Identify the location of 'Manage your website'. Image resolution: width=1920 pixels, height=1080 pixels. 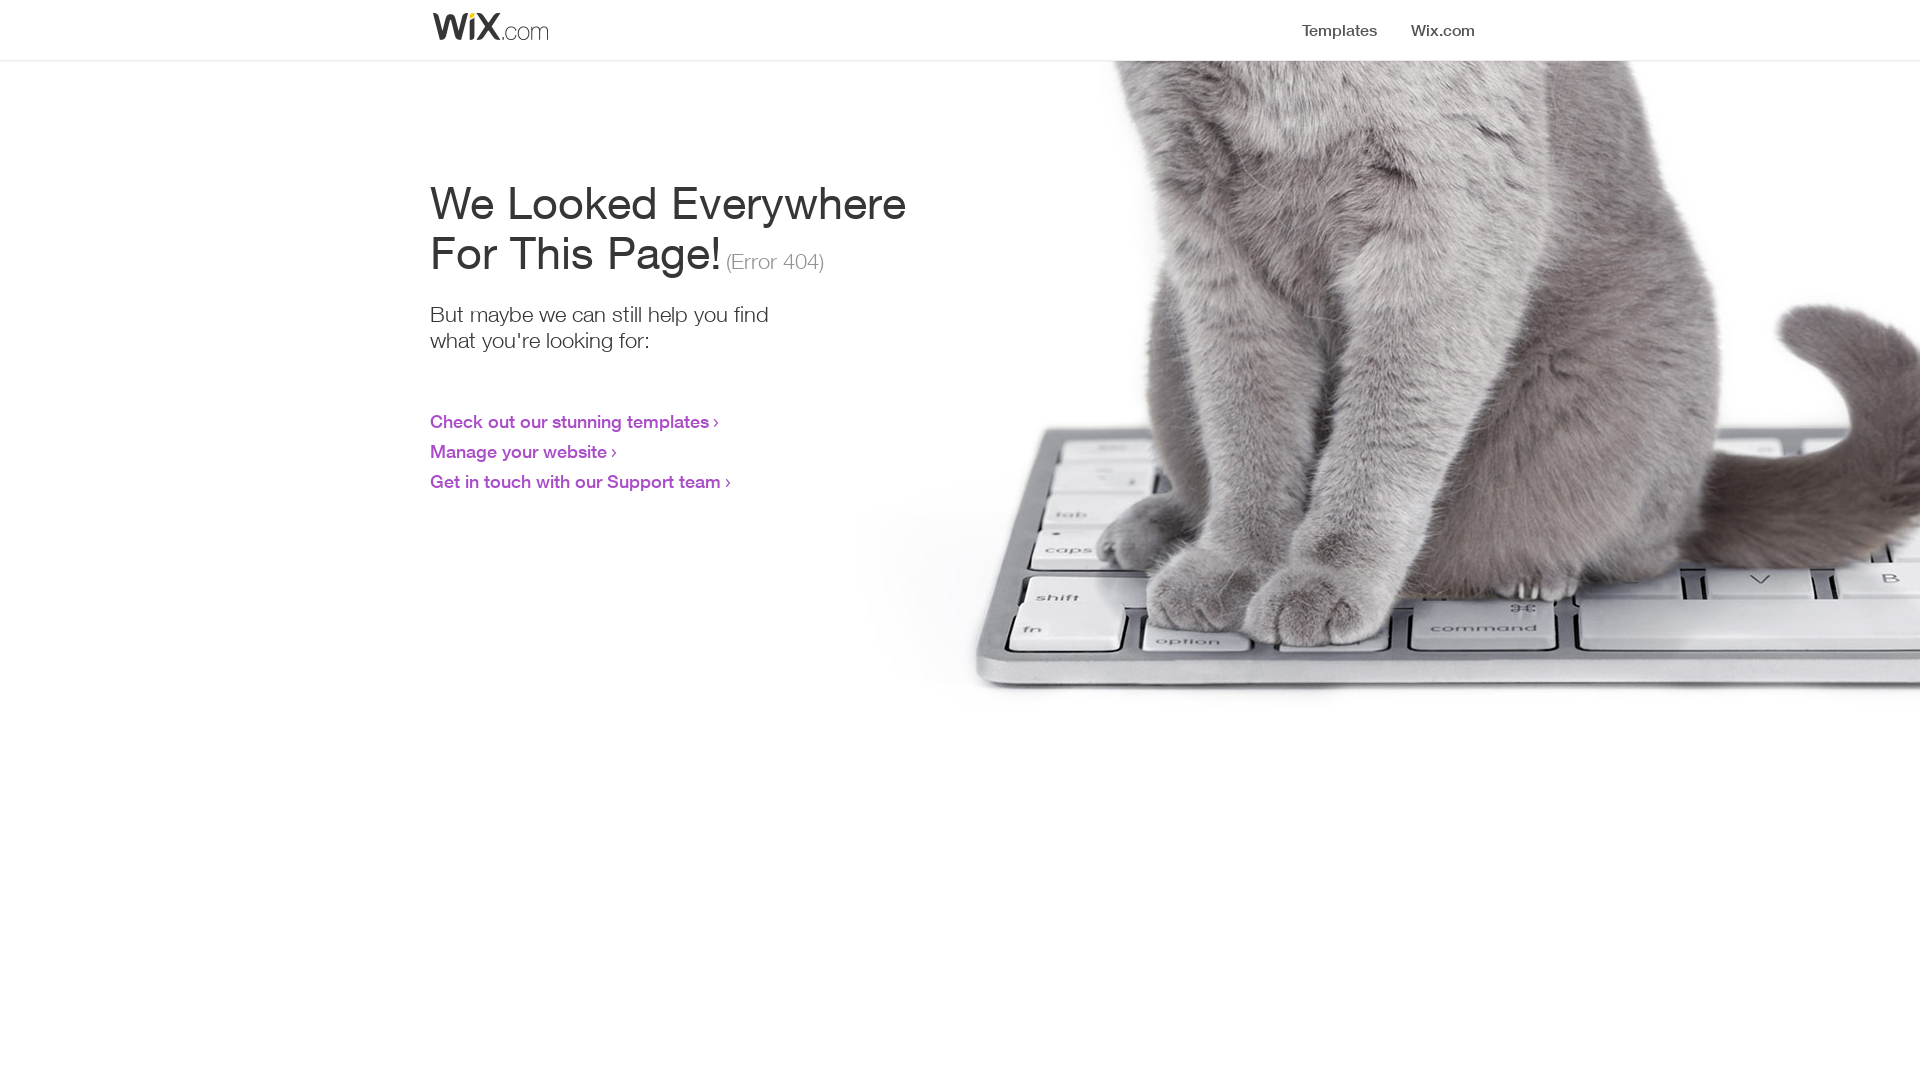
(518, 451).